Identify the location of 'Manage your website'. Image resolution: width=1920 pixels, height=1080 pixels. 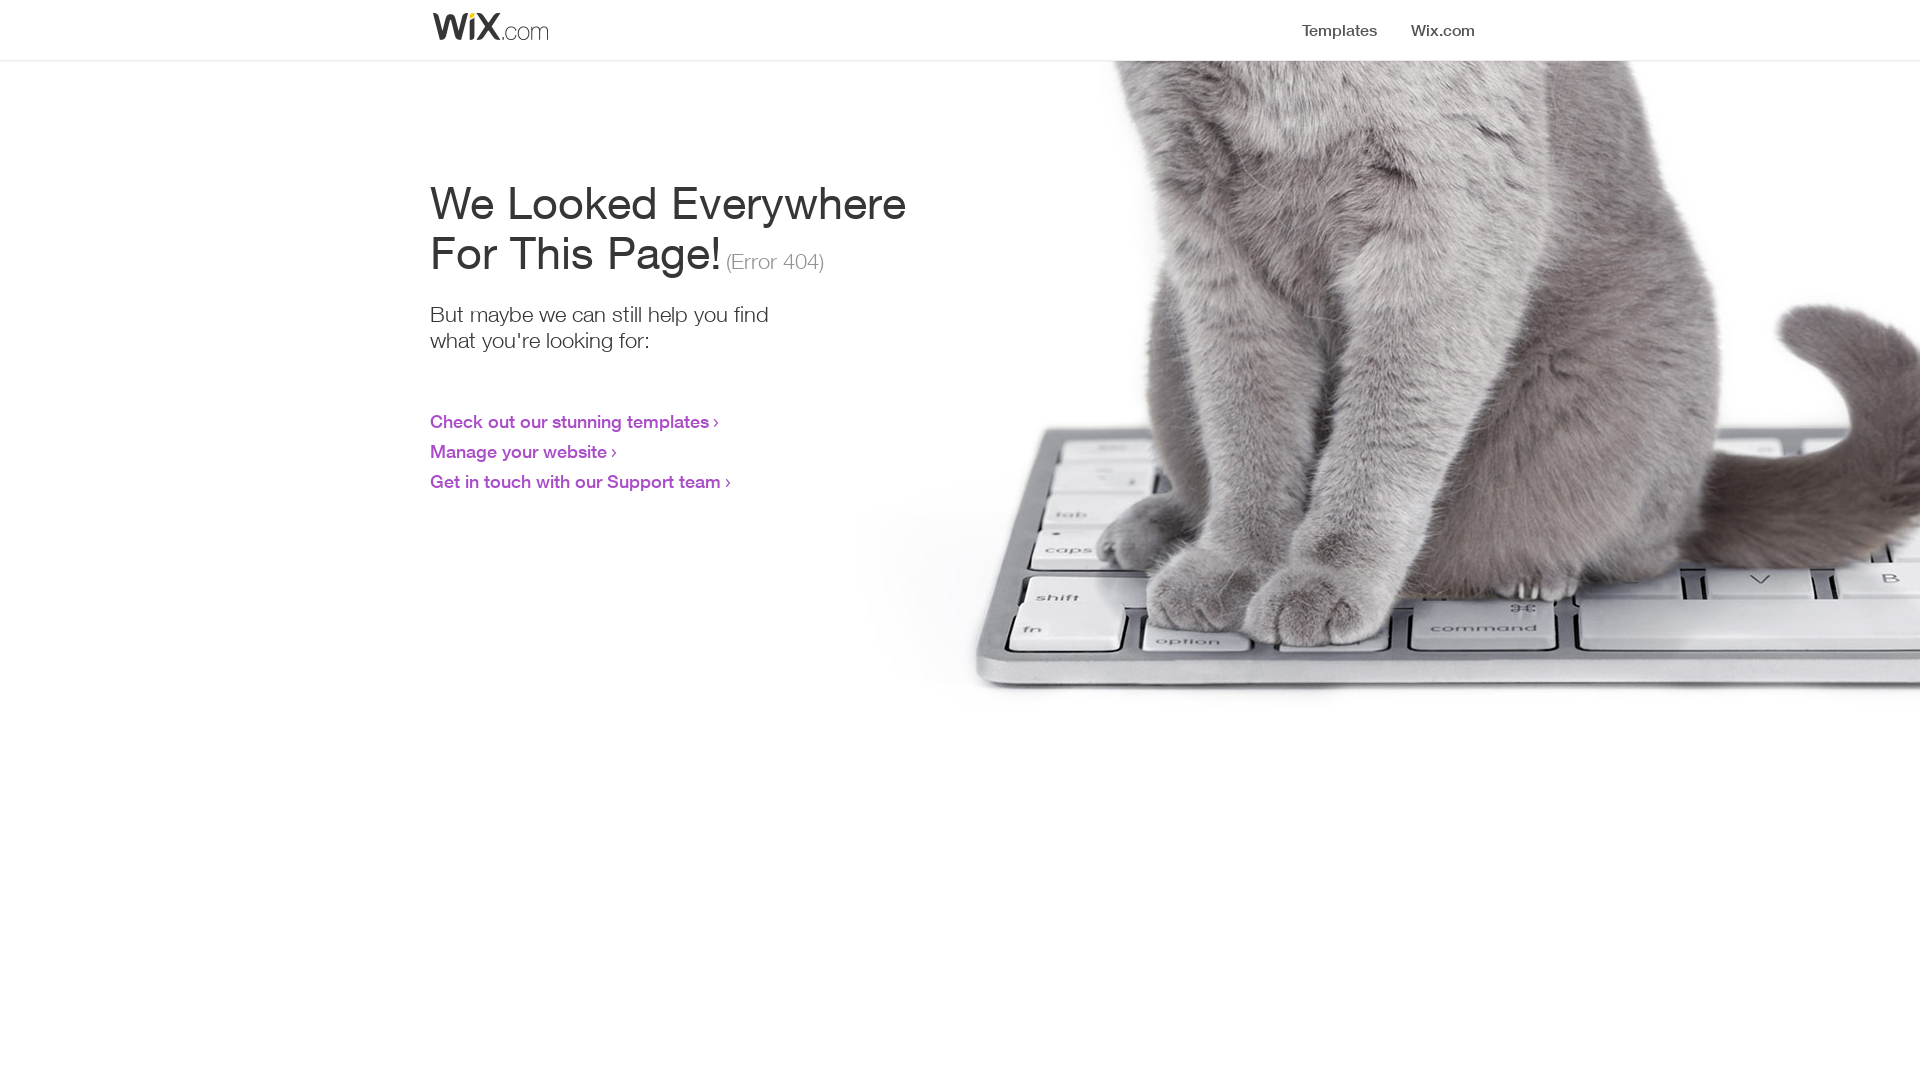
(518, 451).